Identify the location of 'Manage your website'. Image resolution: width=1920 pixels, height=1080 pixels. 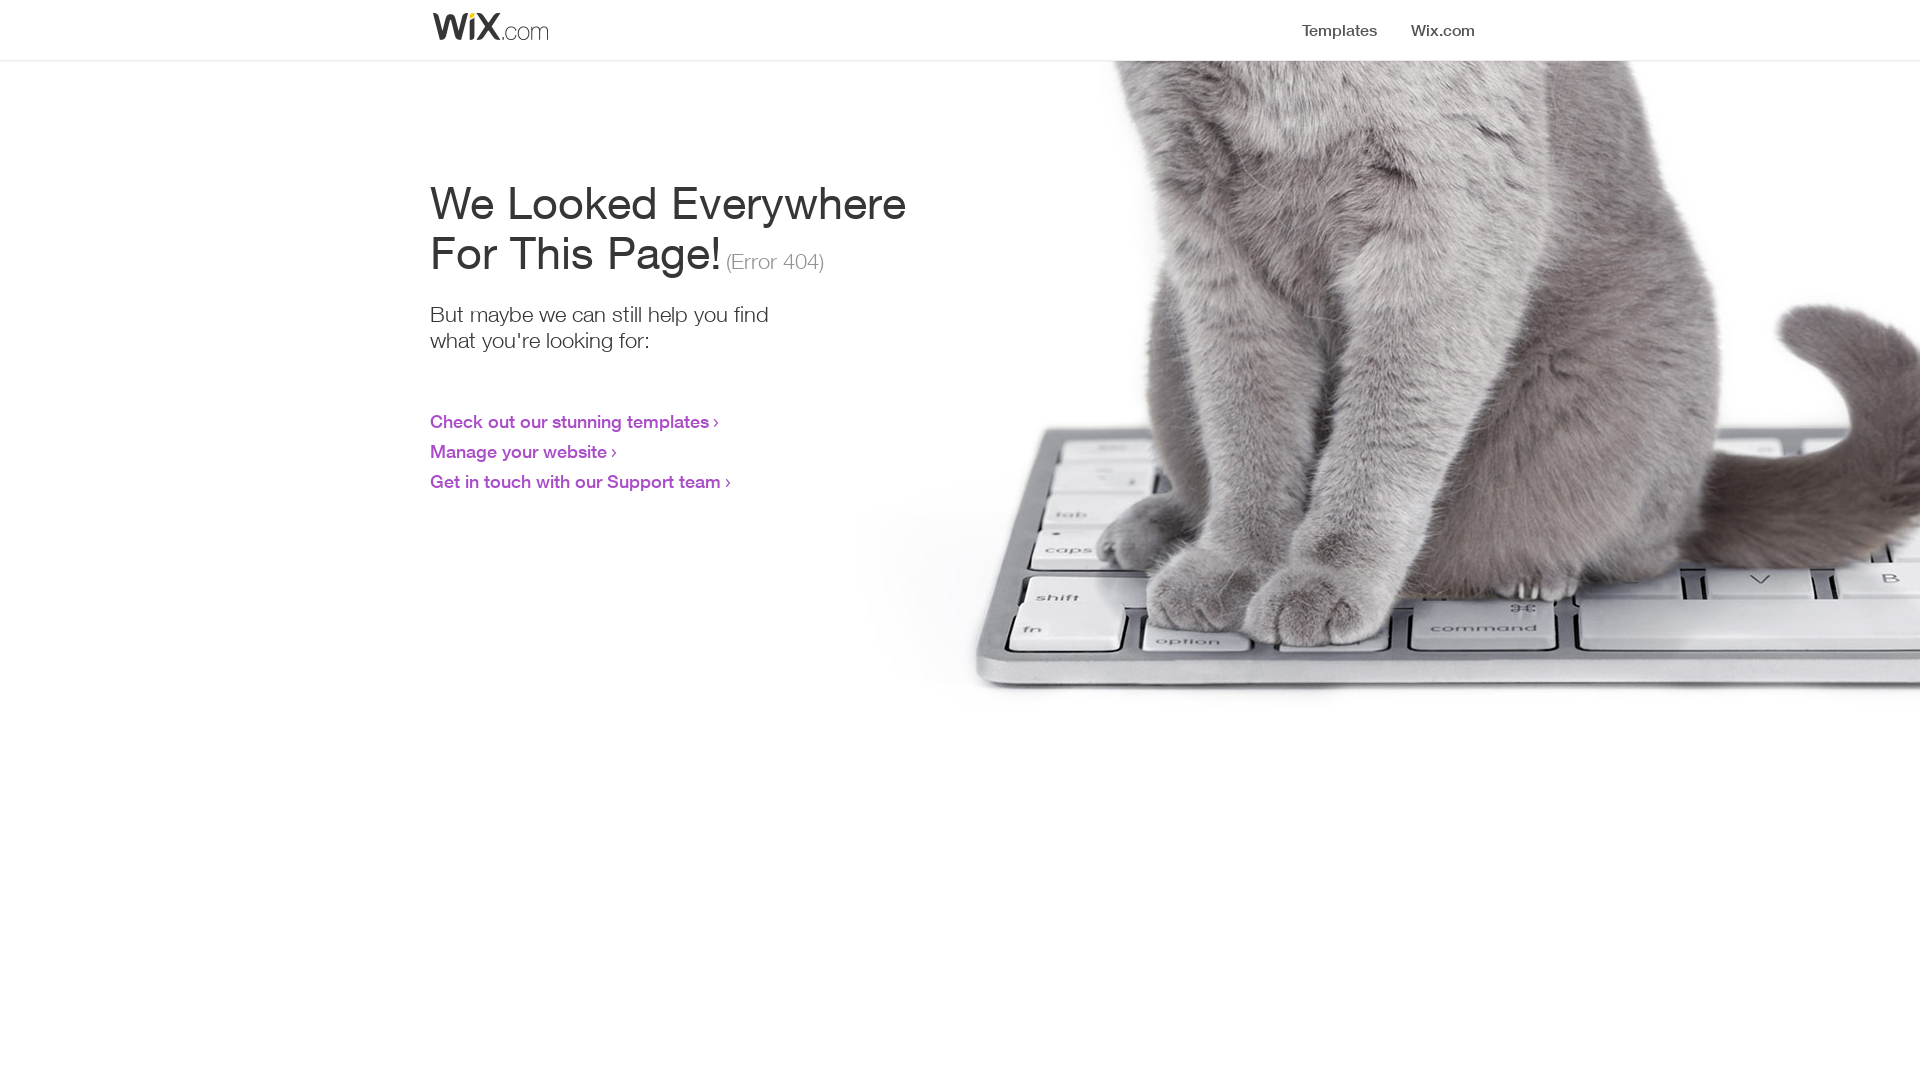
(518, 451).